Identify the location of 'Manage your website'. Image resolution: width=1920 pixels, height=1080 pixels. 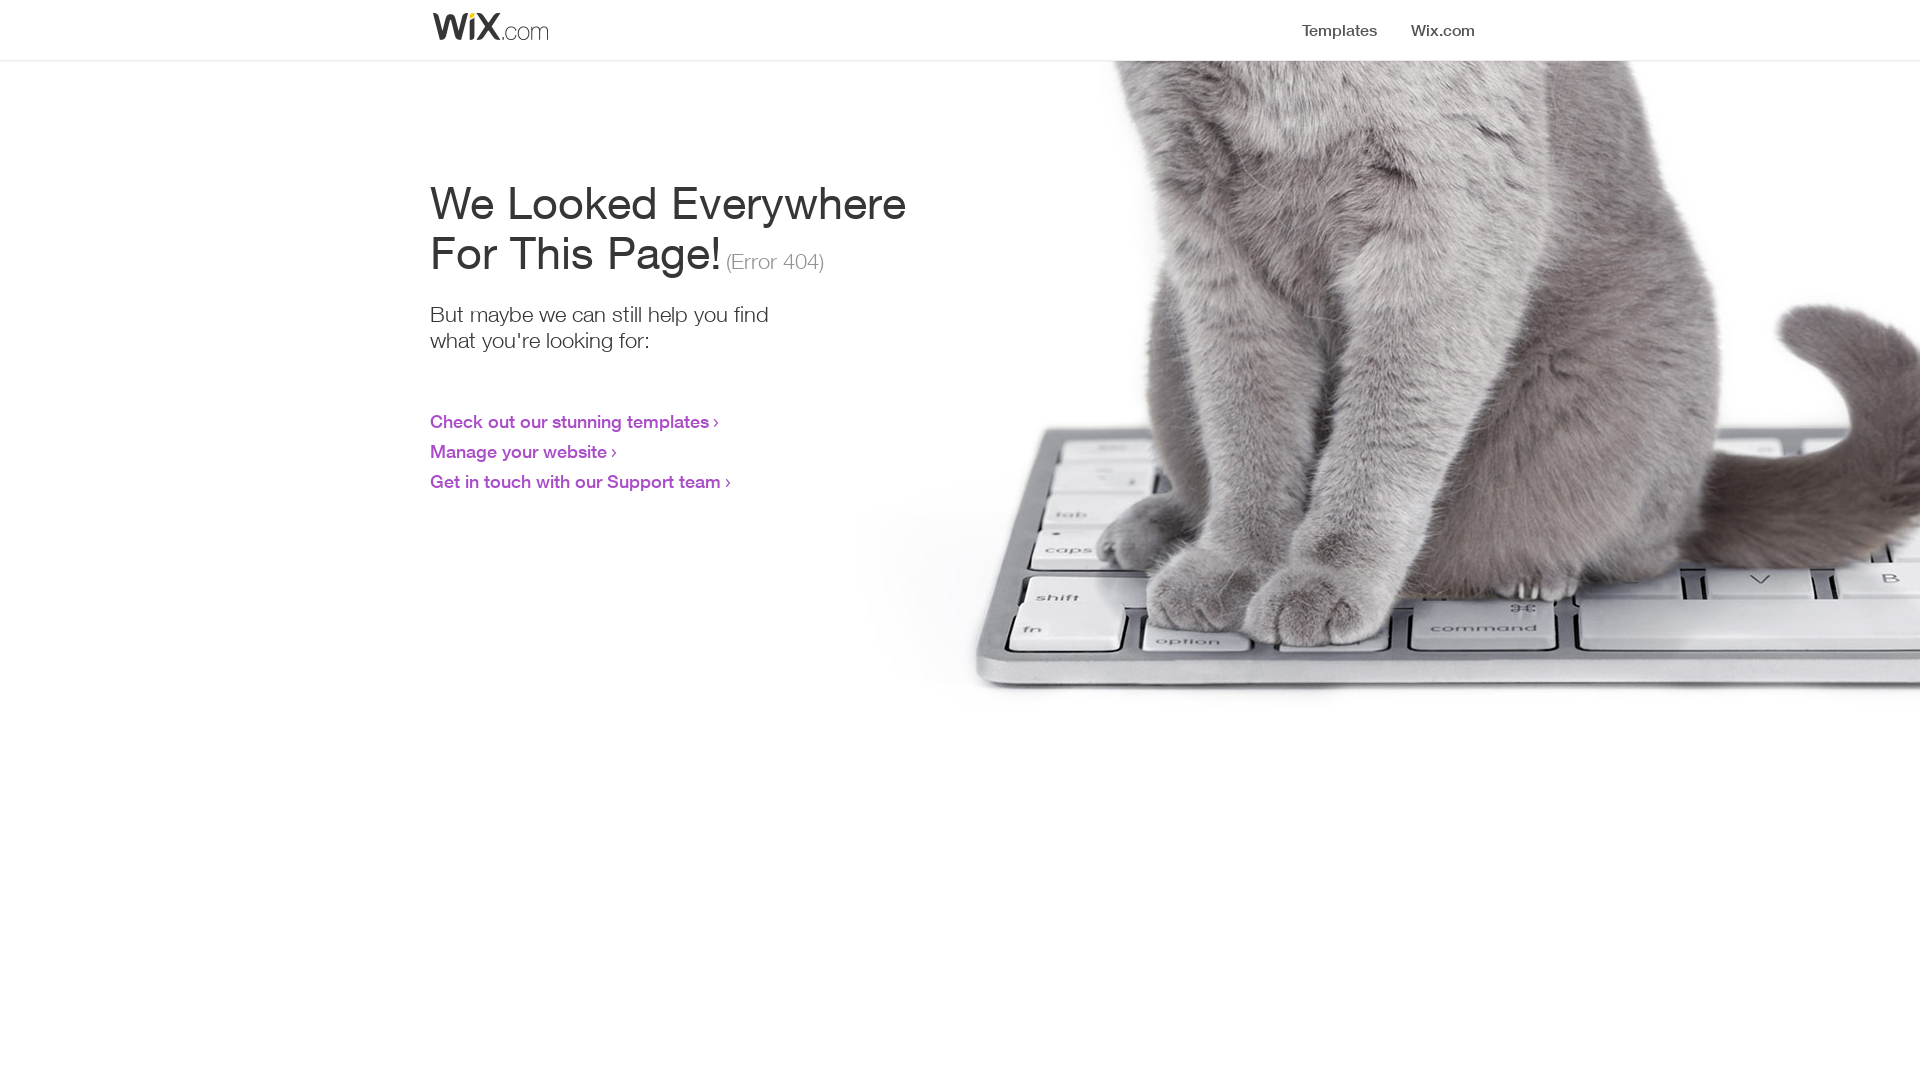
(518, 451).